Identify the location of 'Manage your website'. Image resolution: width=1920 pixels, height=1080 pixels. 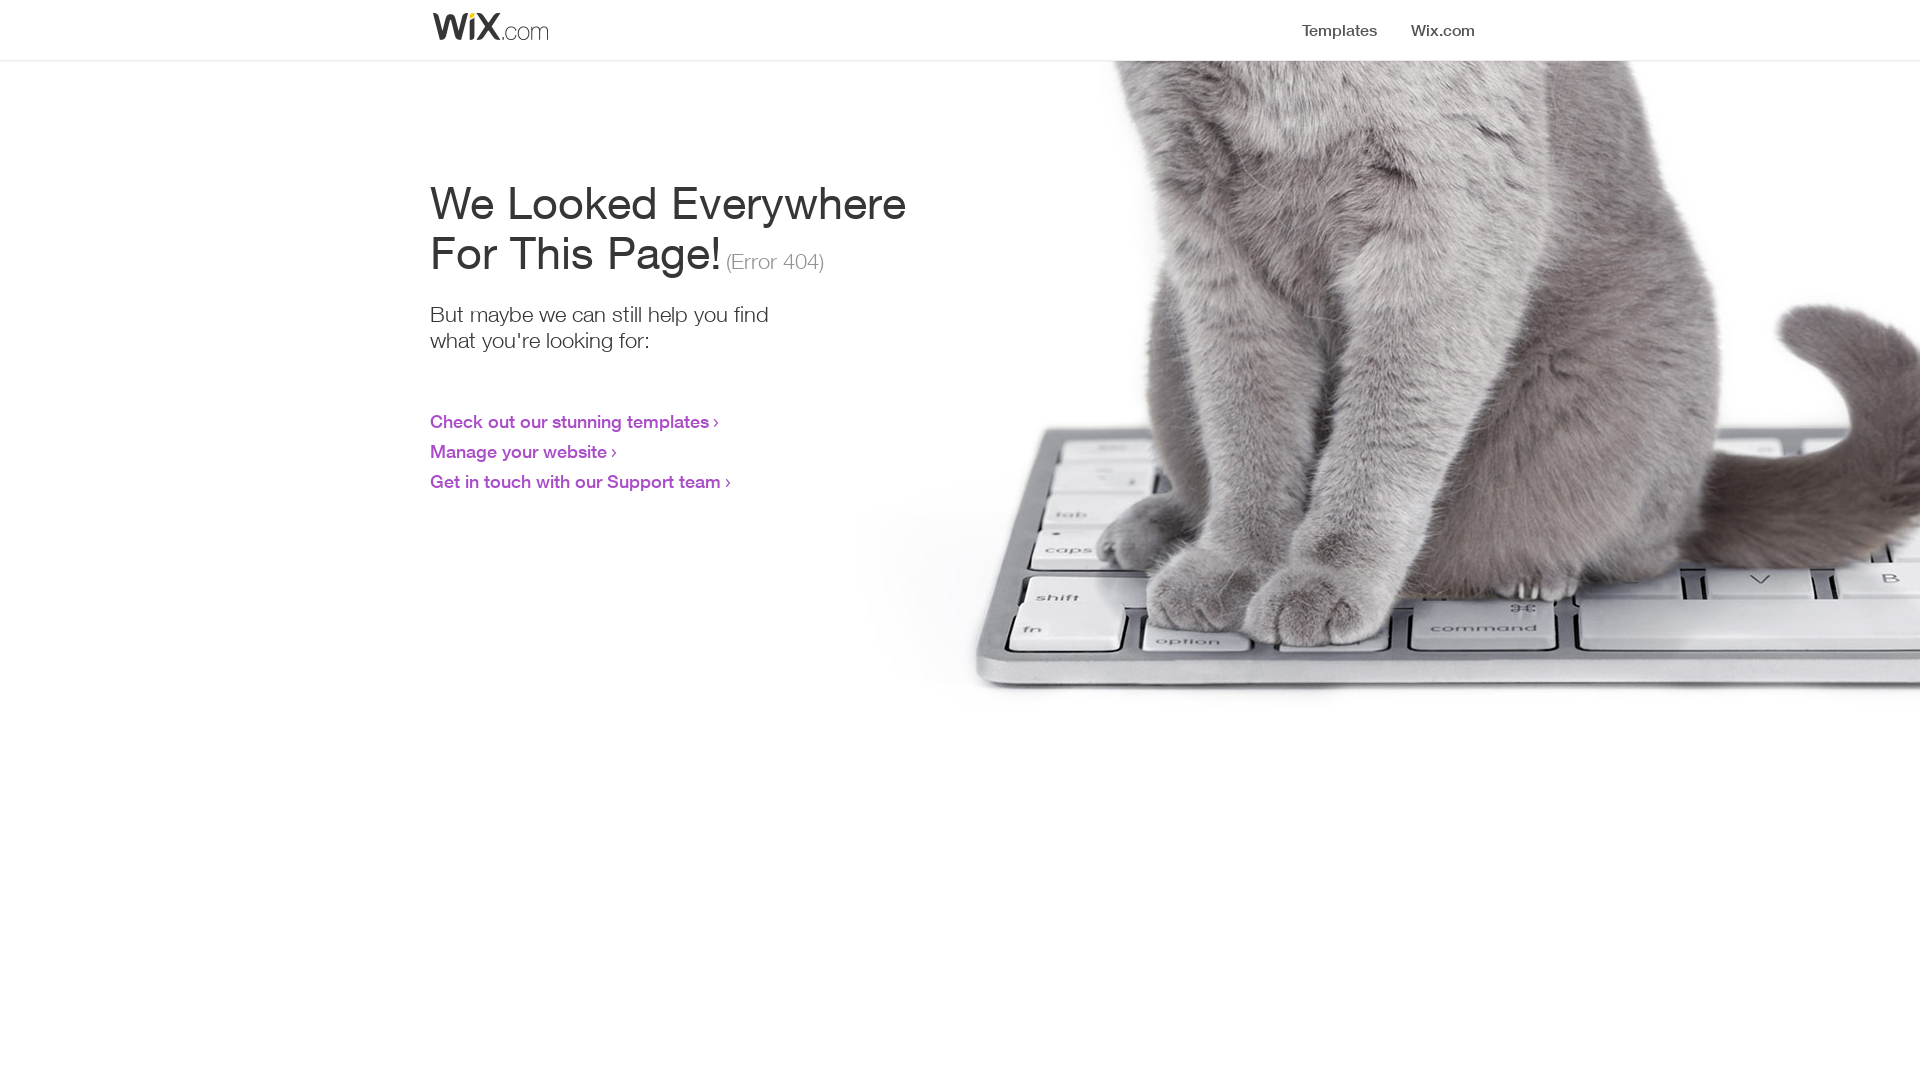
(518, 451).